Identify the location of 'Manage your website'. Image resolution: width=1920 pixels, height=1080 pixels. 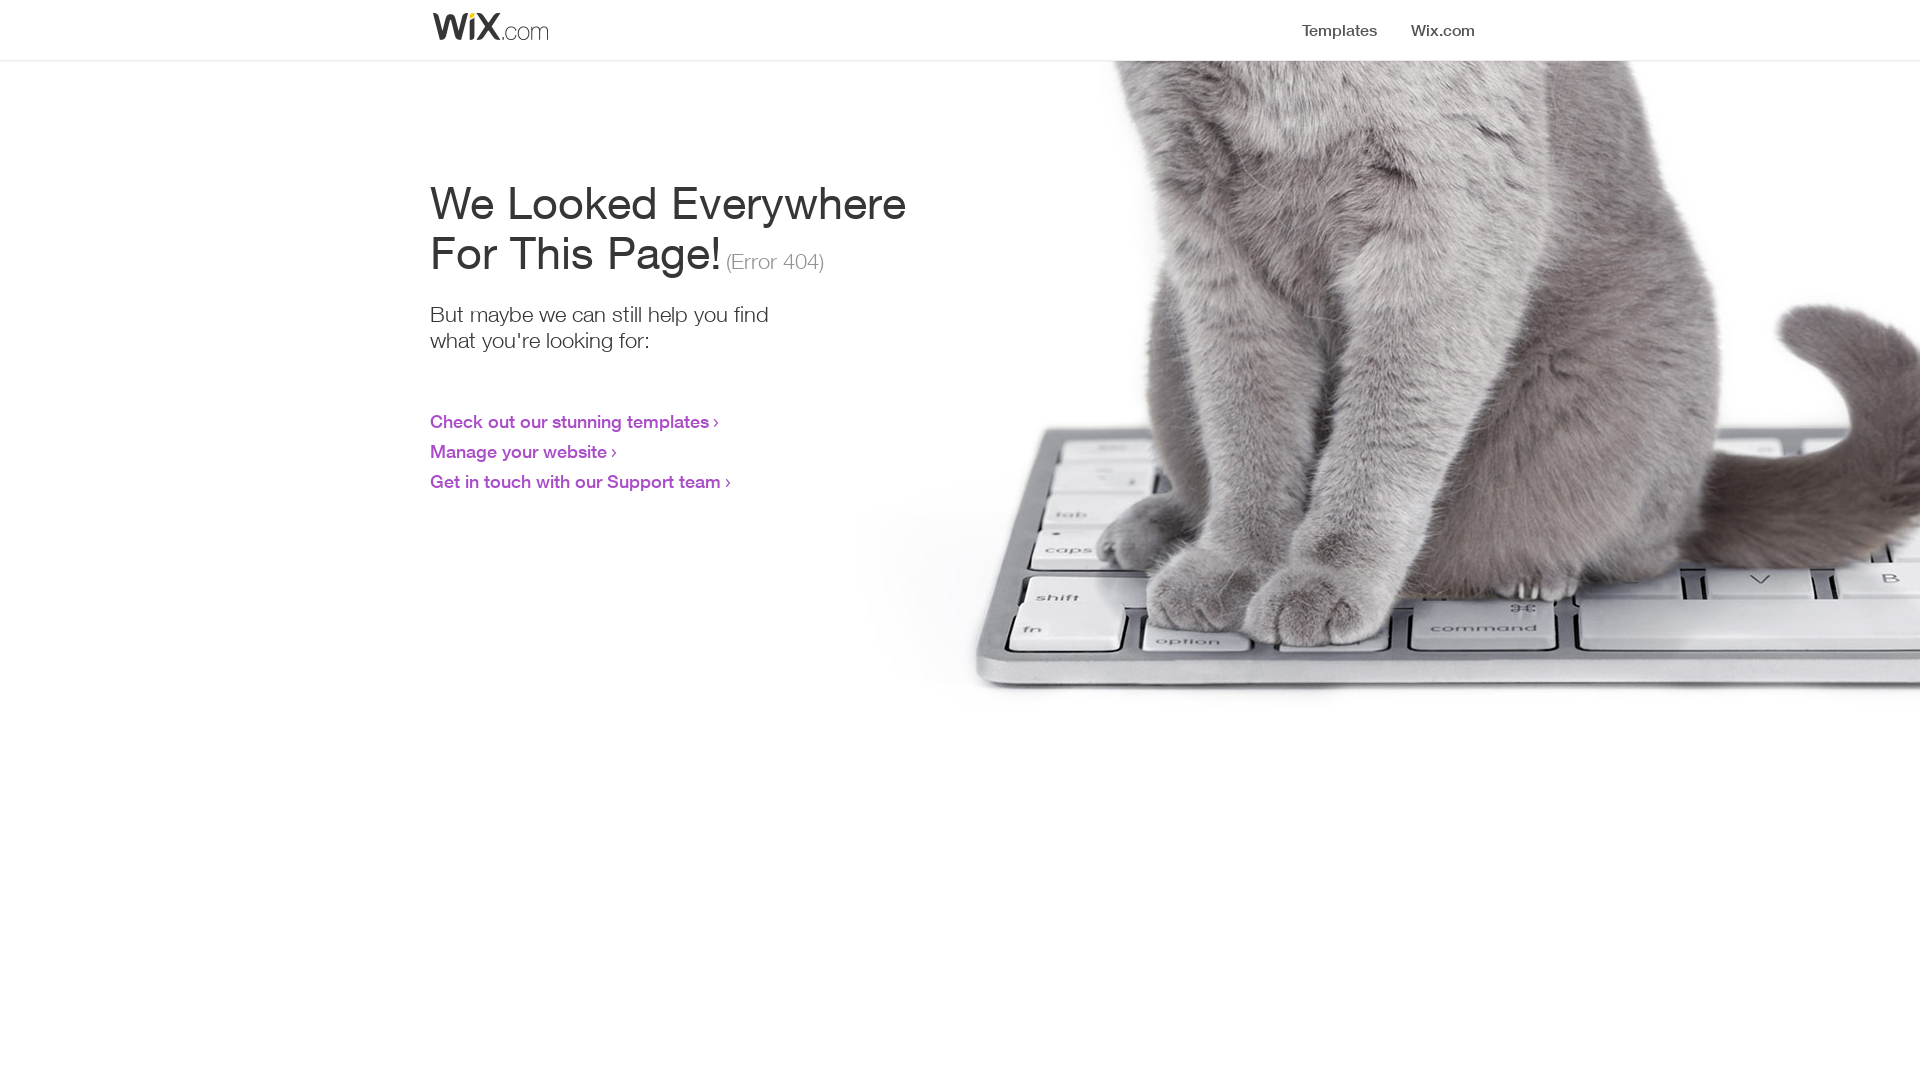
(518, 451).